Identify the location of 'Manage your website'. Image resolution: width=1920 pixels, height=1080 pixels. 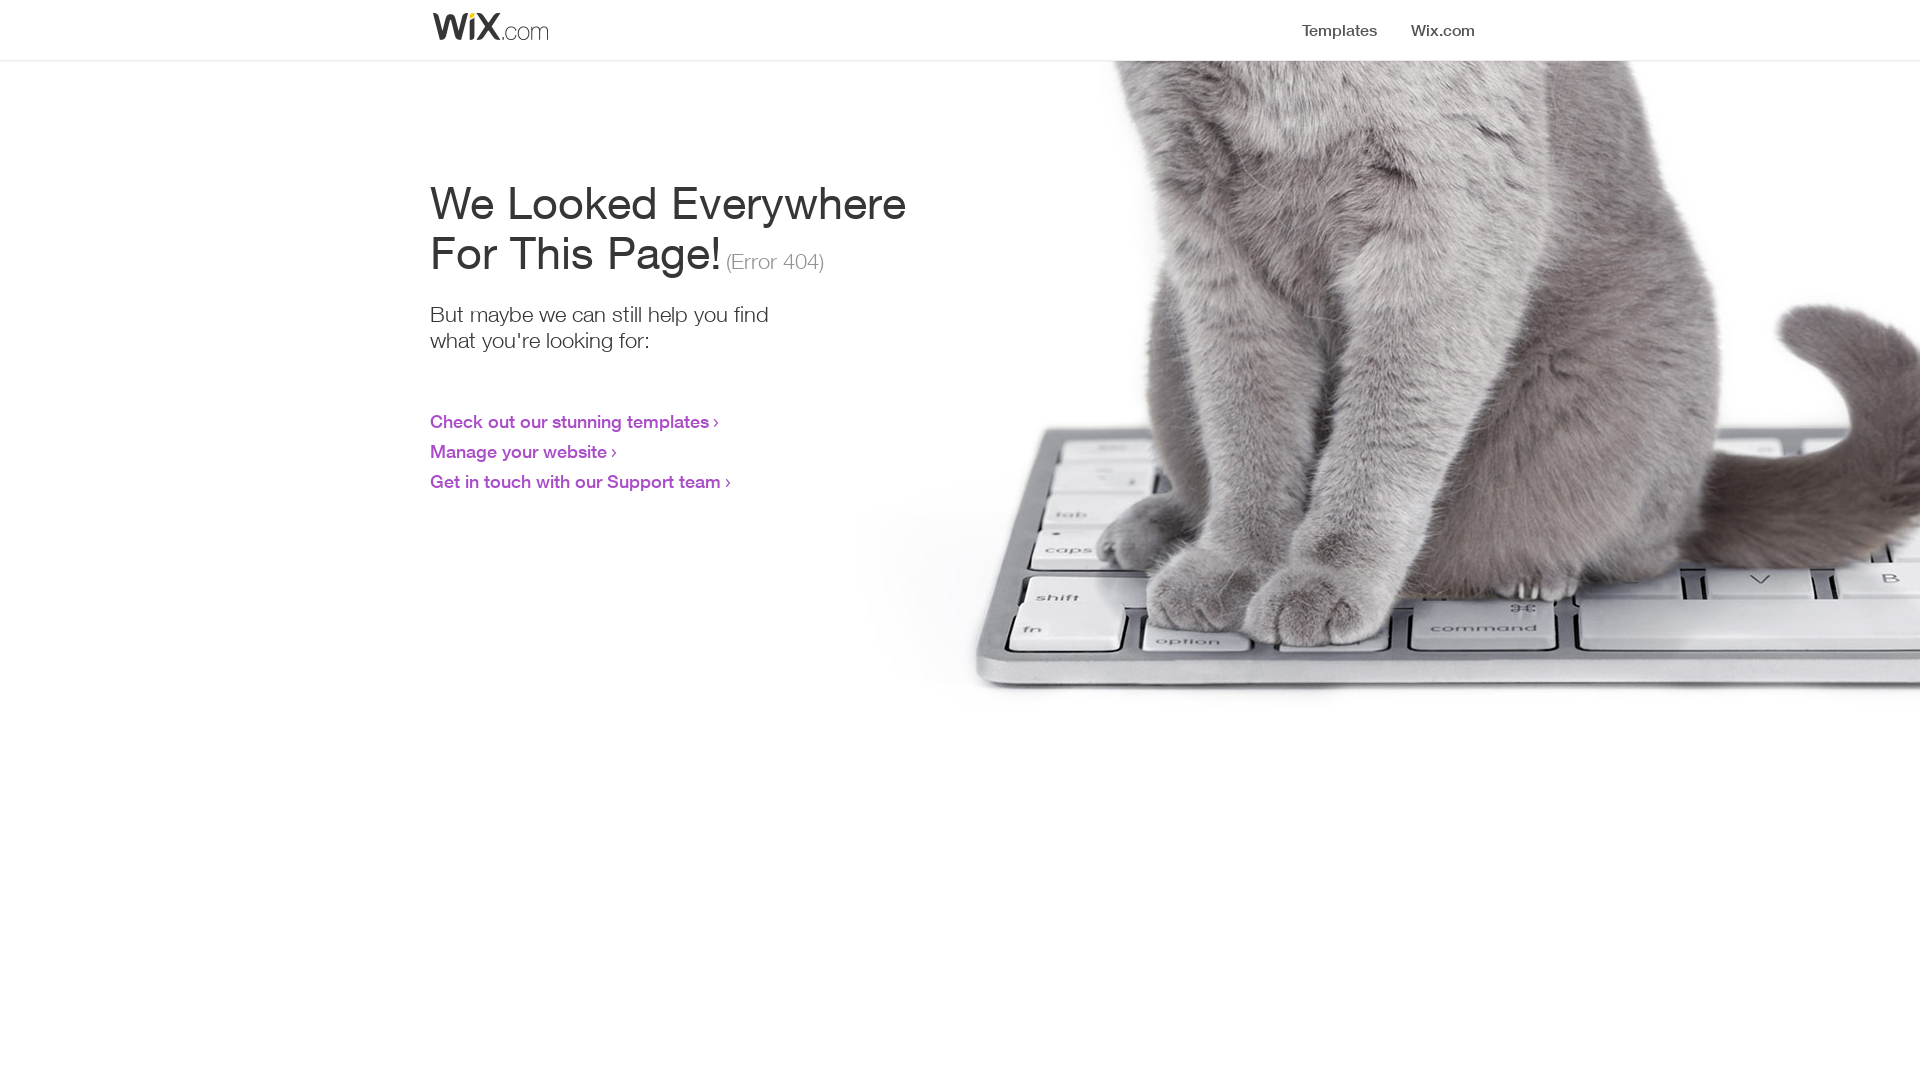
(518, 451).